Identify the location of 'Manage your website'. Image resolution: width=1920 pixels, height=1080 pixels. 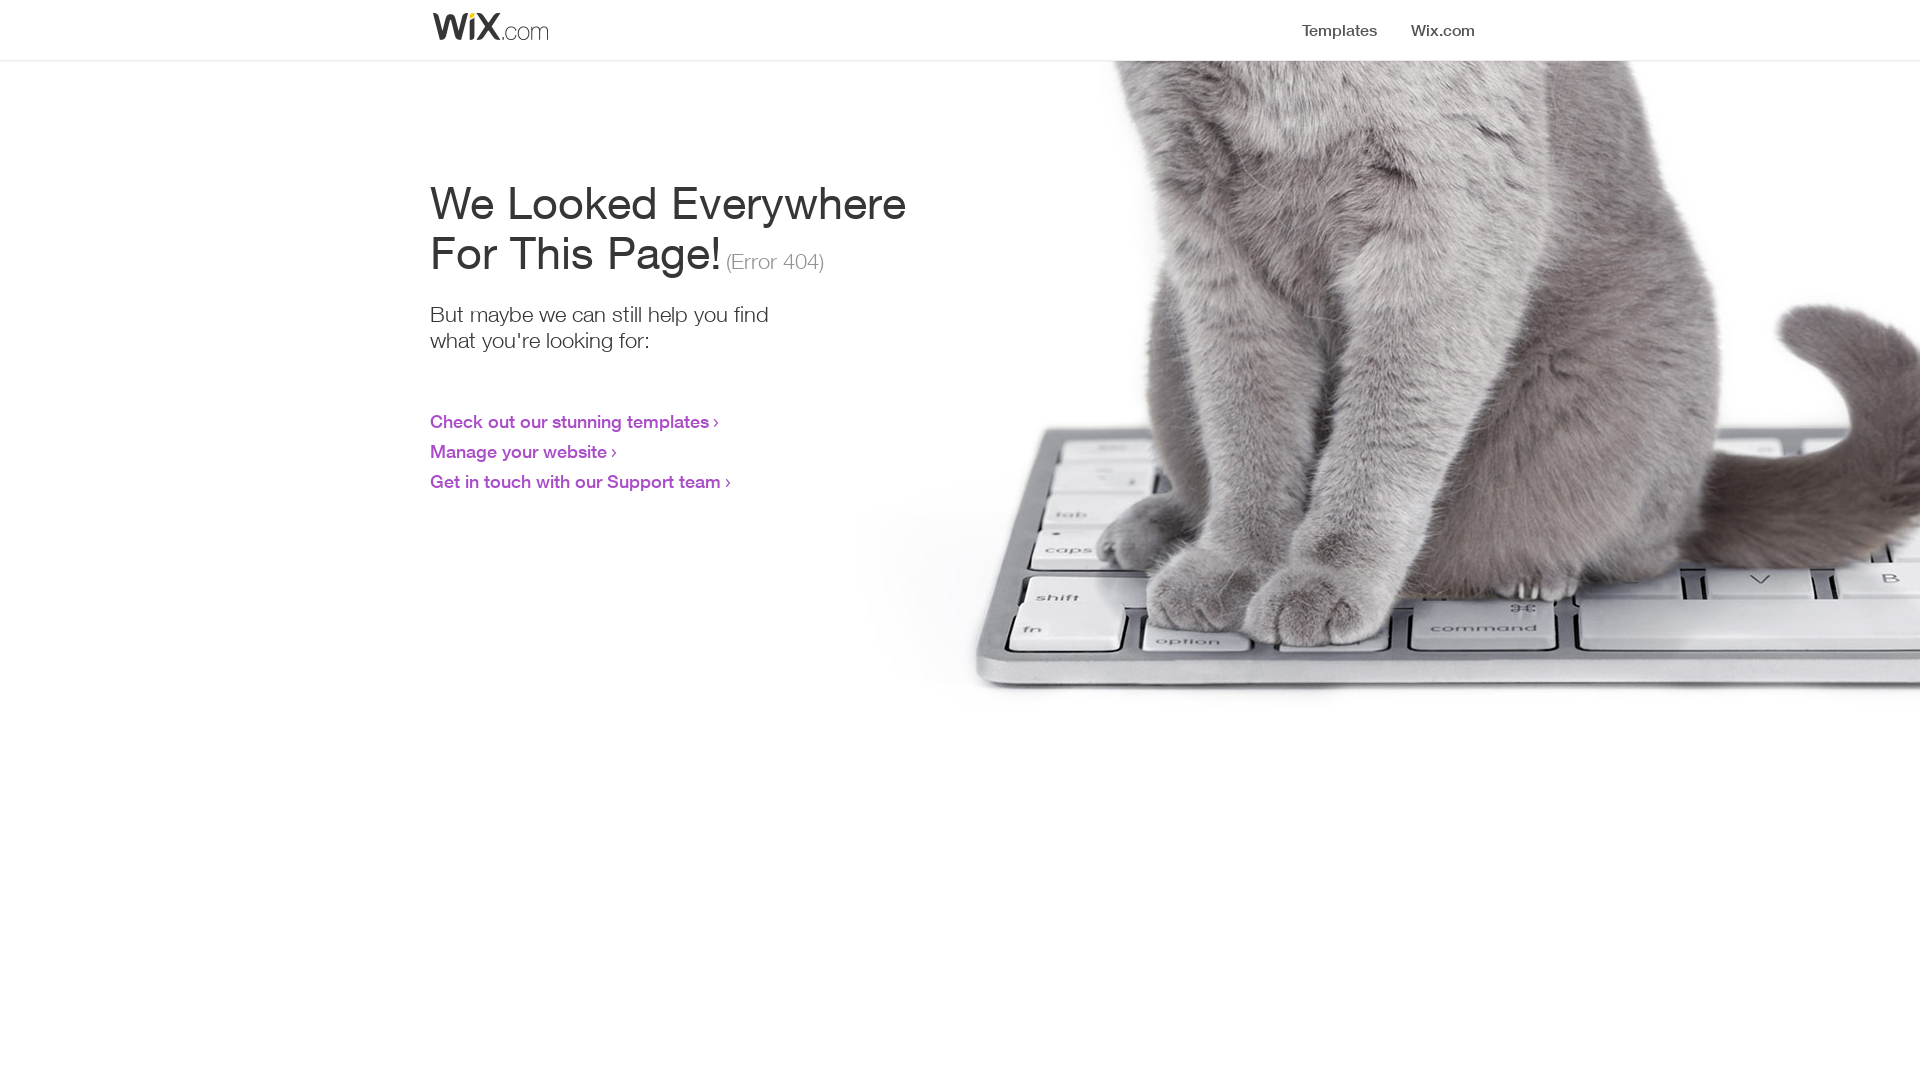
(518, 451).